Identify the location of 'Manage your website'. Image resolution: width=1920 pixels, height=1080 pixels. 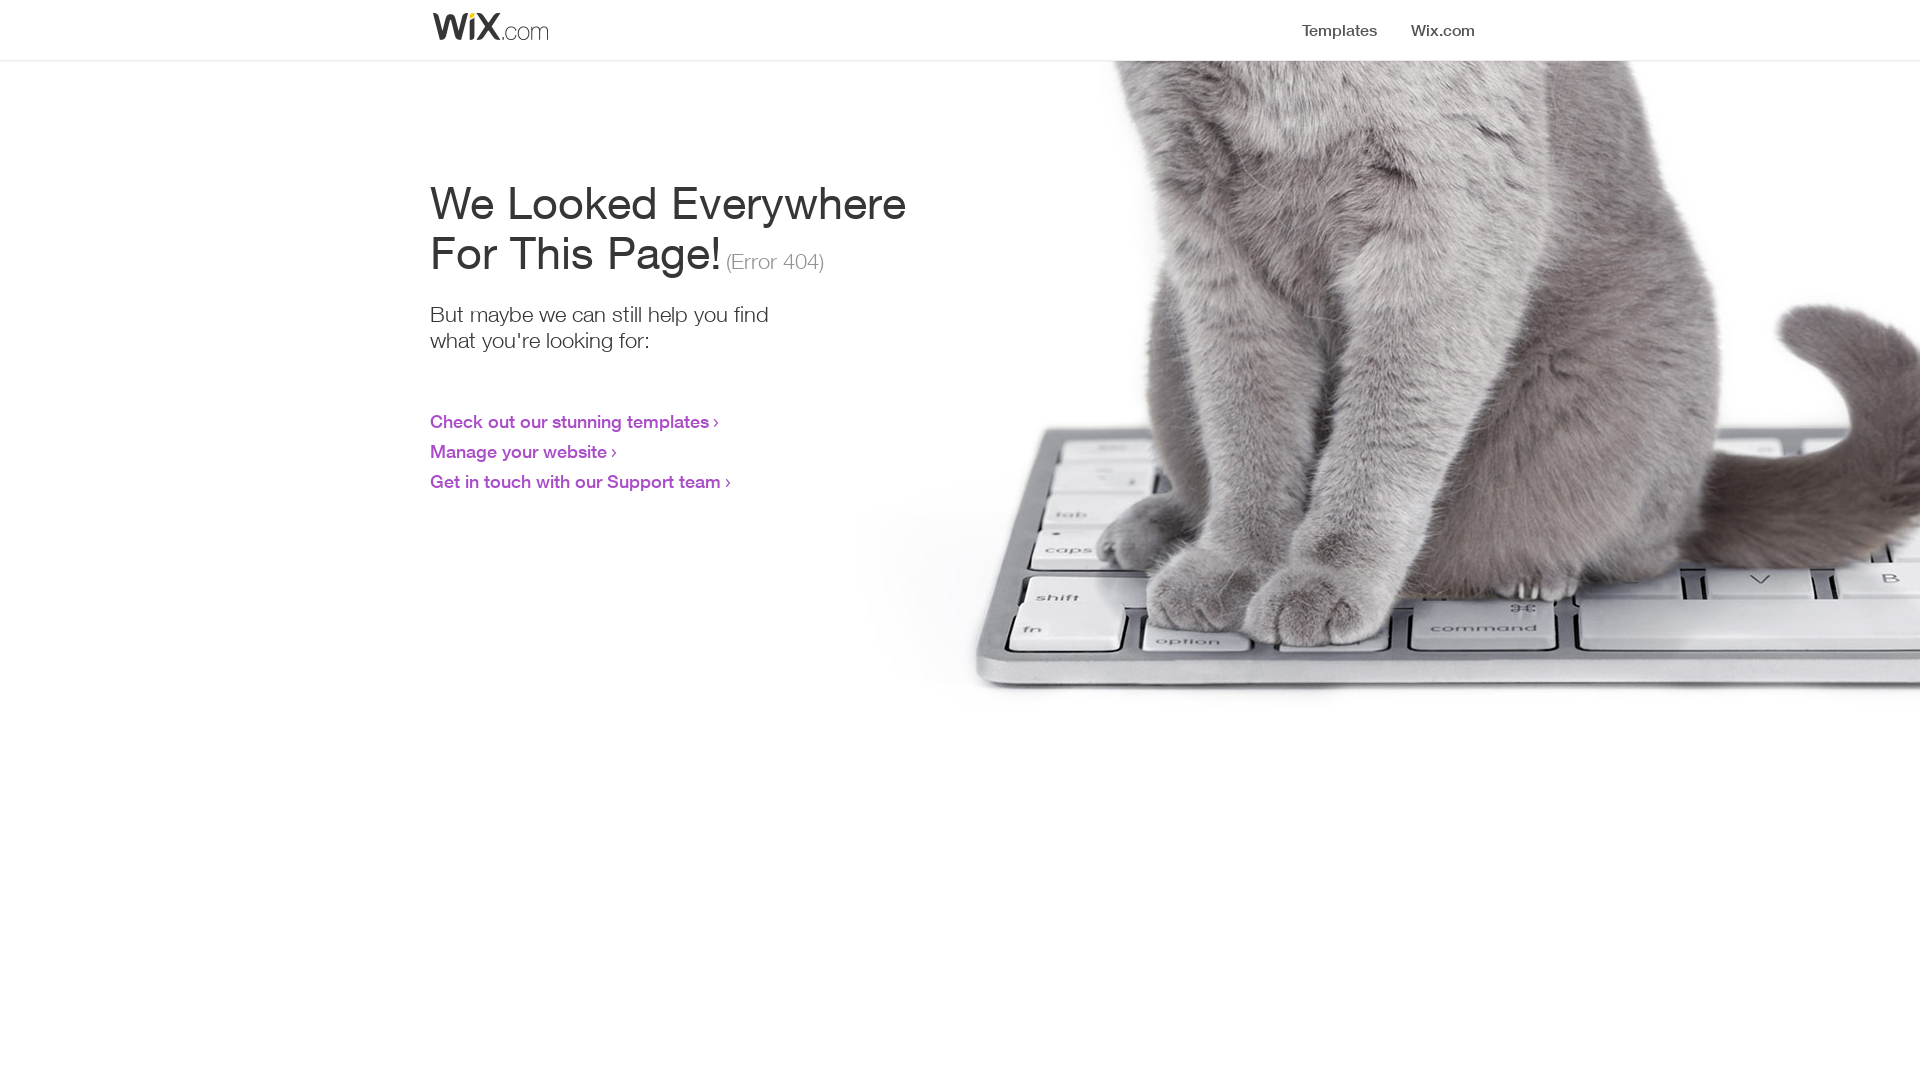
(518, 451).